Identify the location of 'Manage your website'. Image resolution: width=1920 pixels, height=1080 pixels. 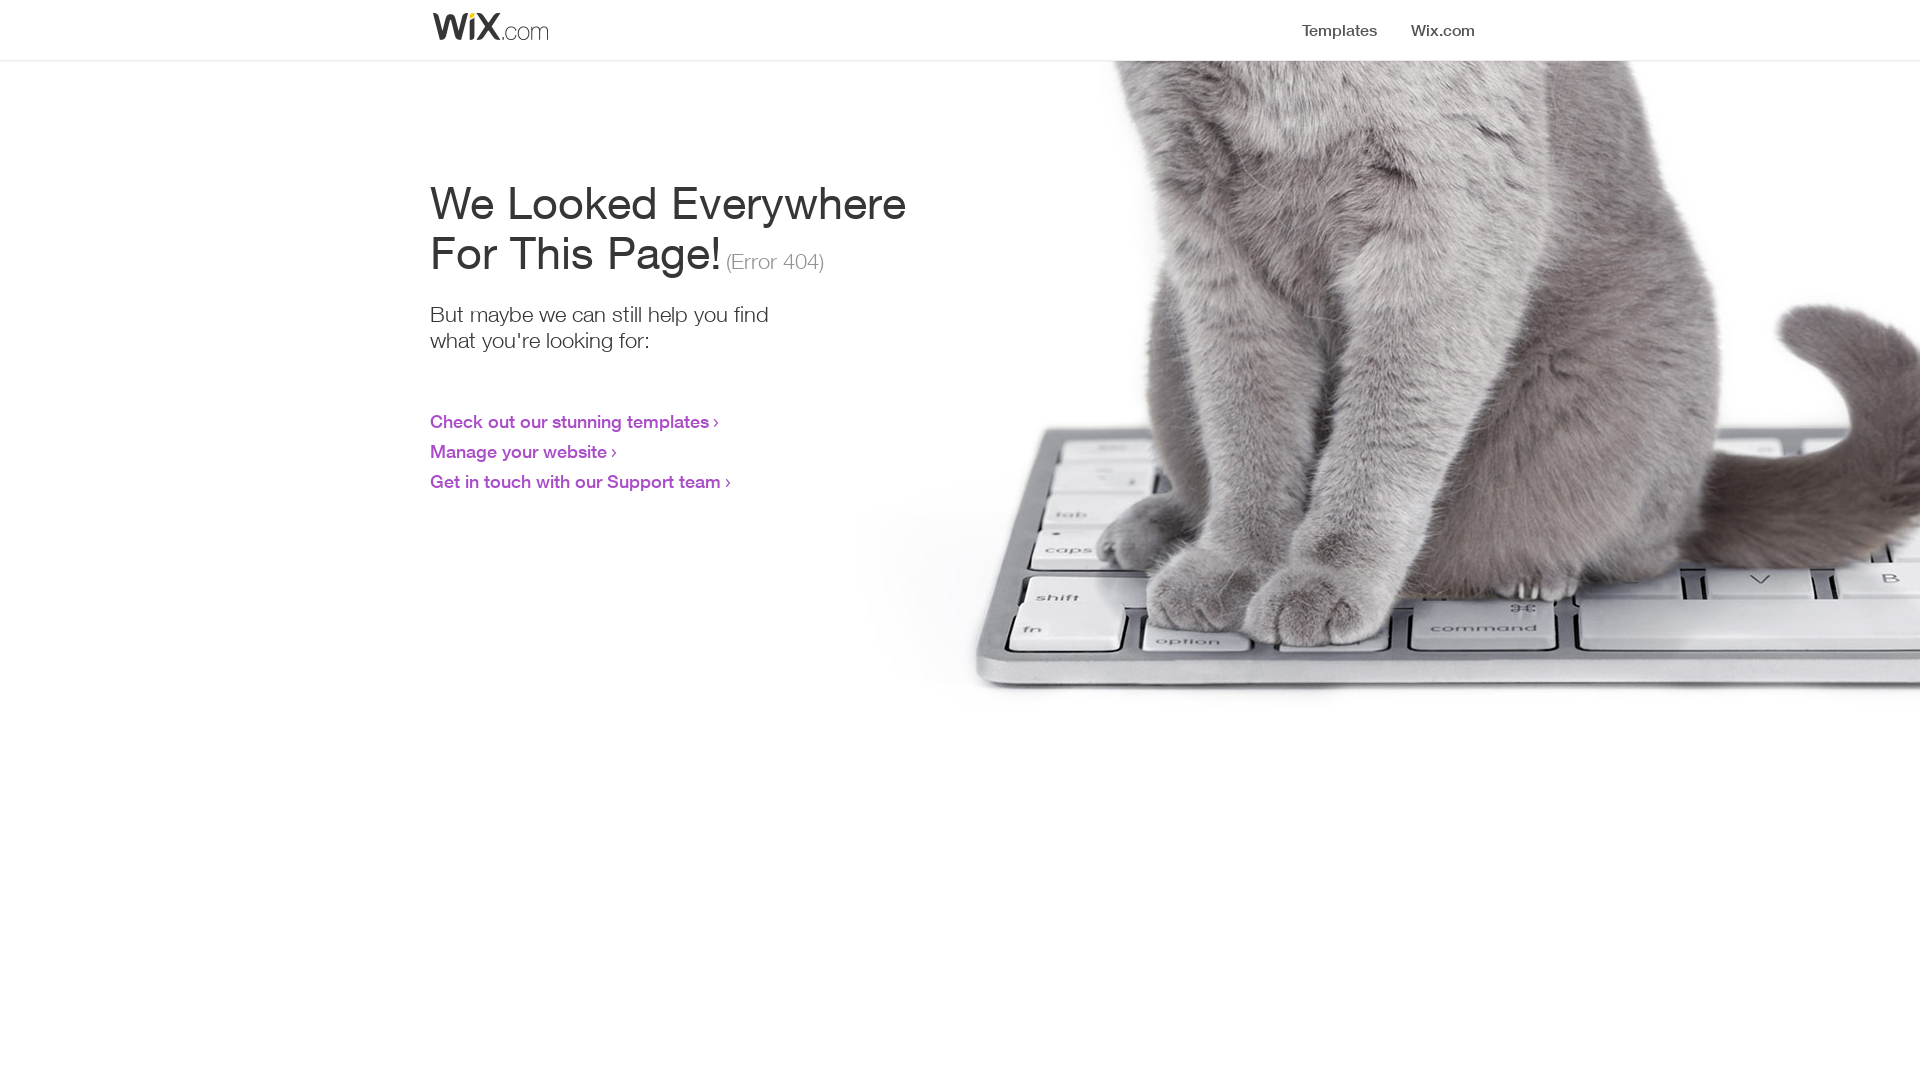
(518, 451).